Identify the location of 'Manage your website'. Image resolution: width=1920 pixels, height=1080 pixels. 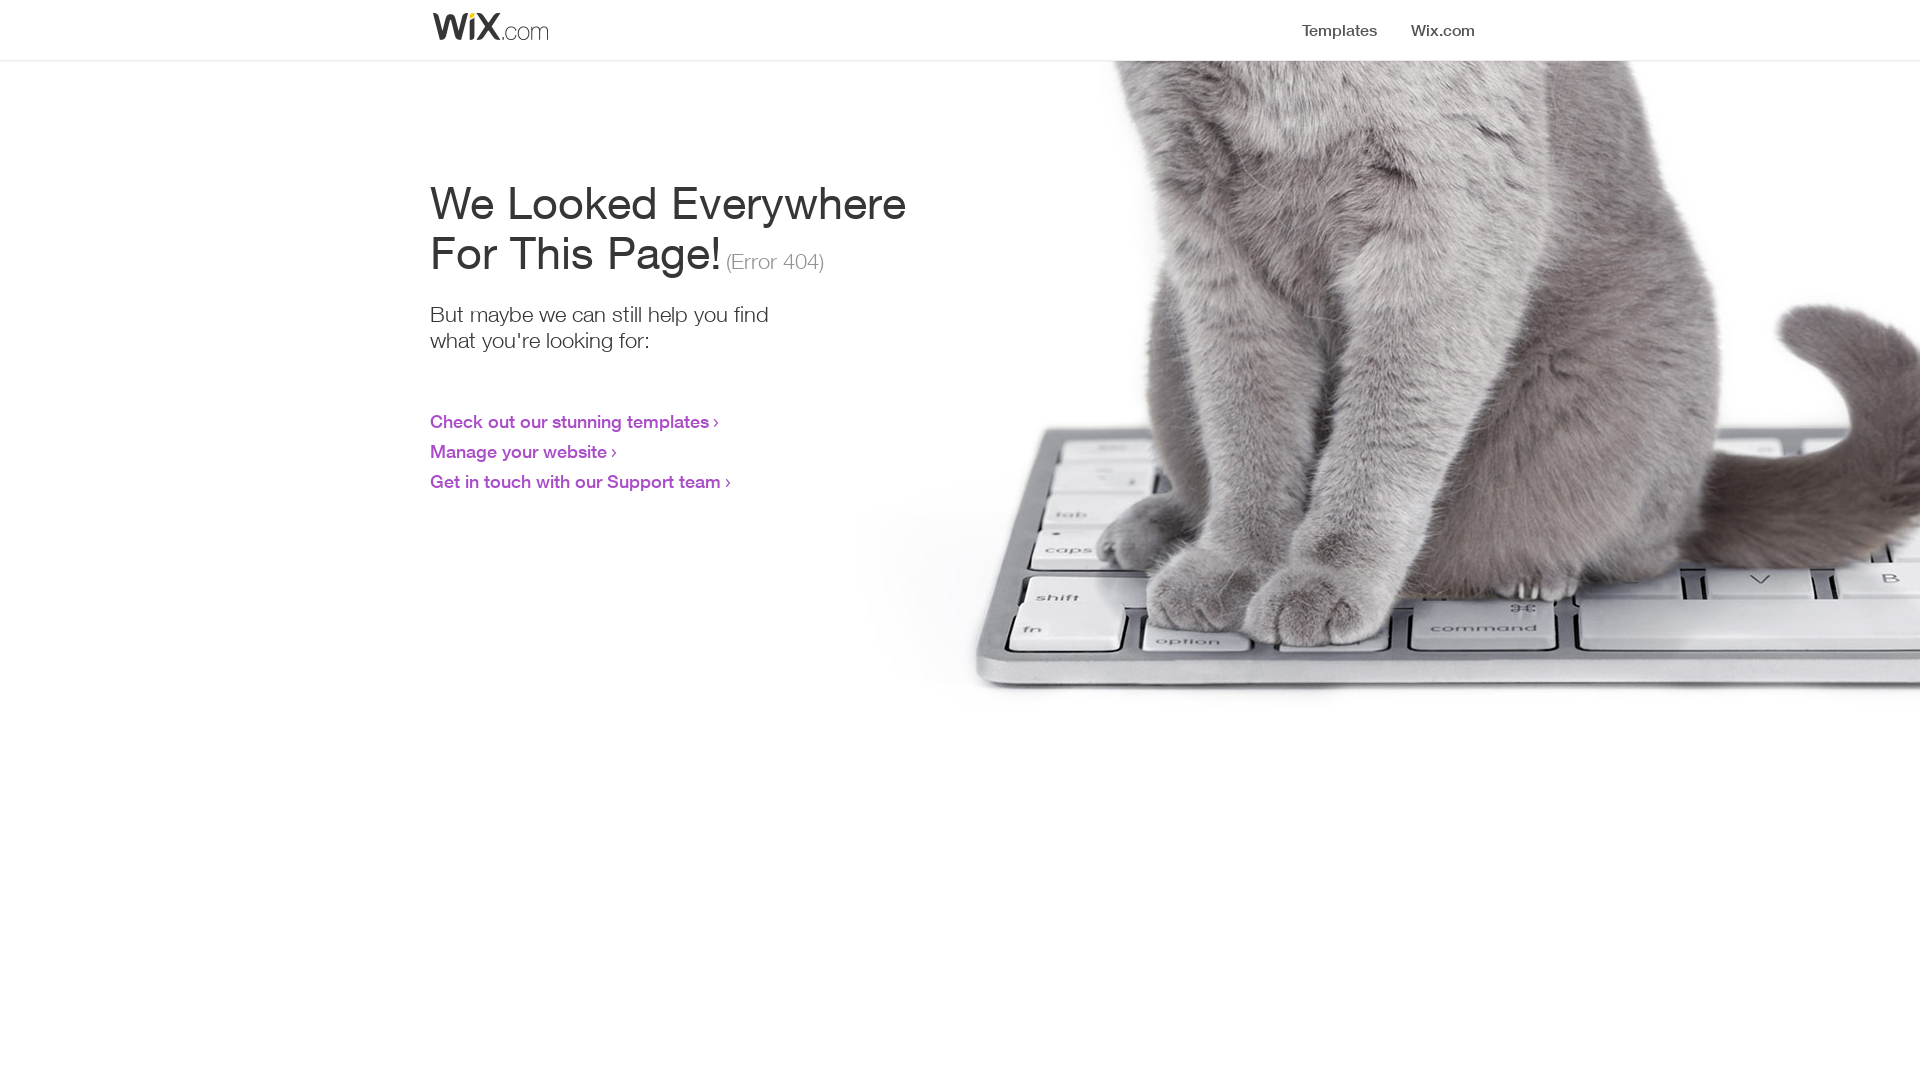
(518, 451).